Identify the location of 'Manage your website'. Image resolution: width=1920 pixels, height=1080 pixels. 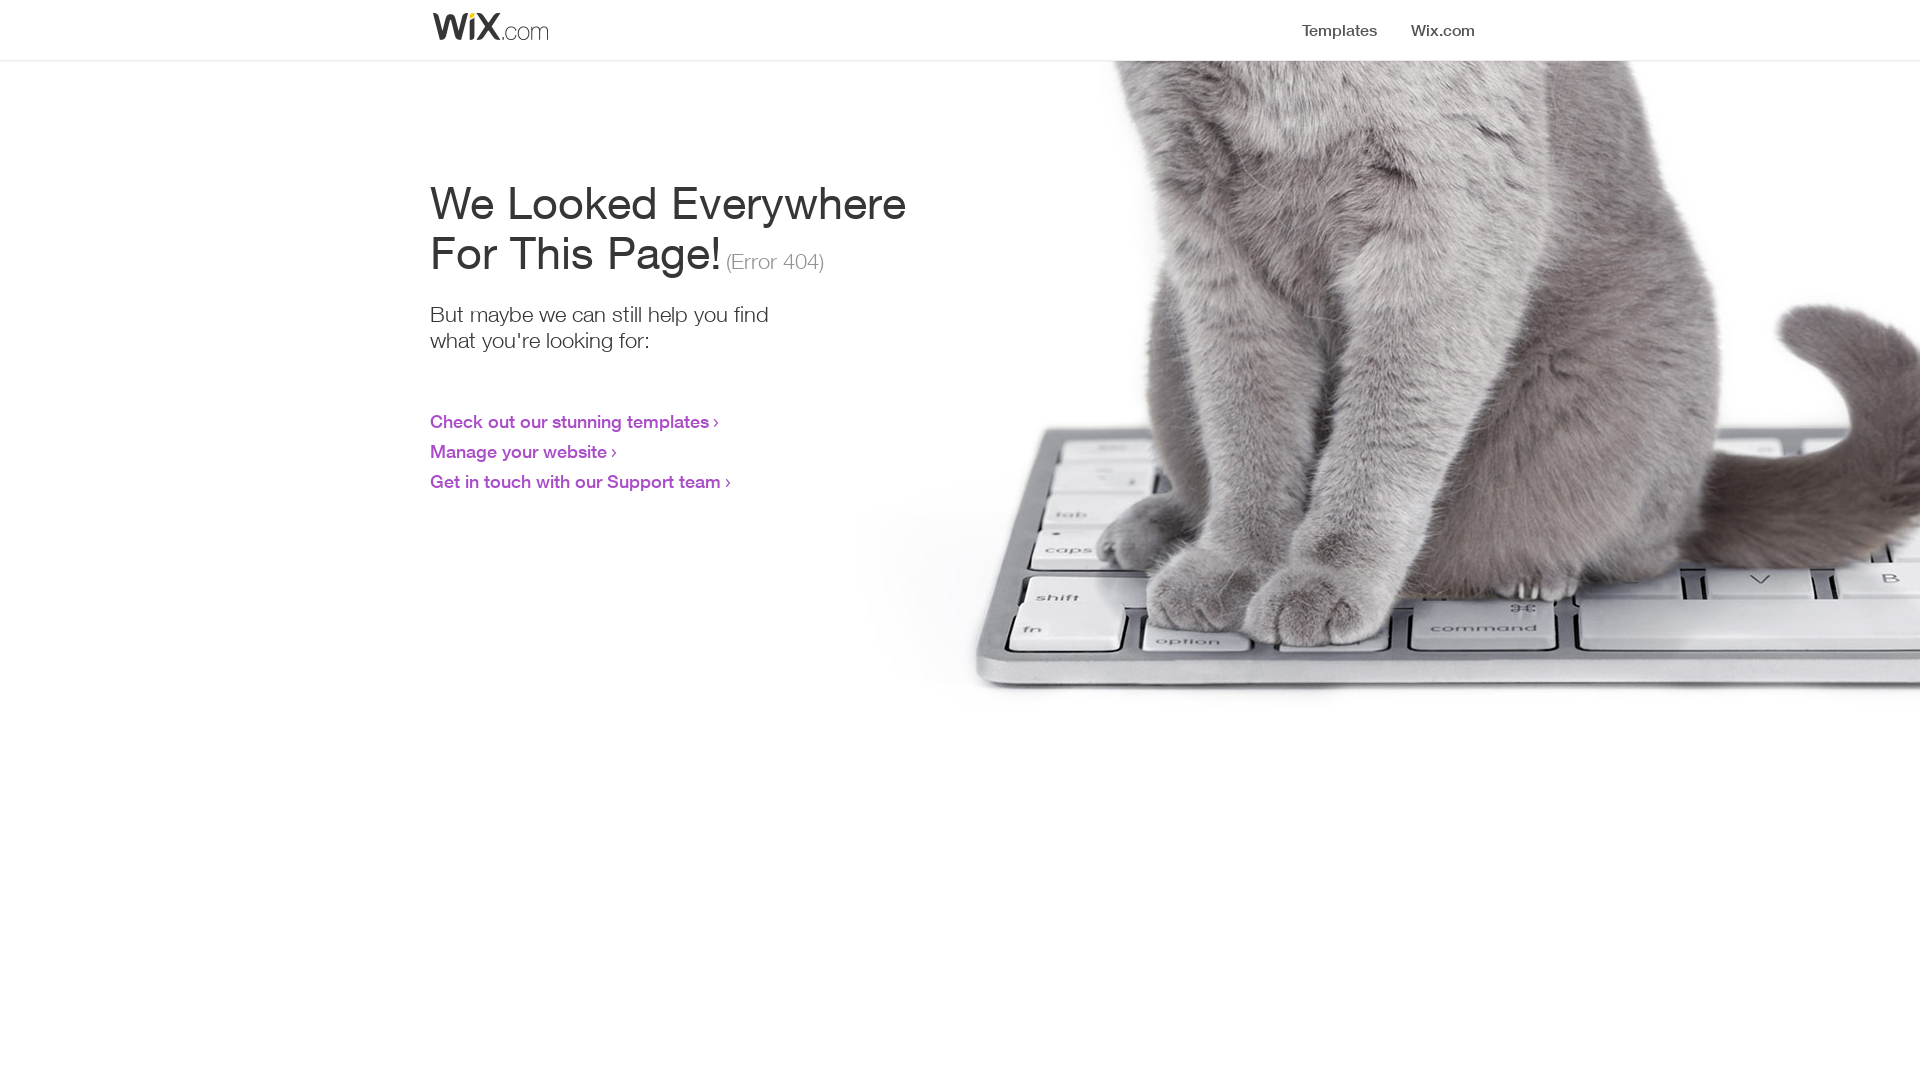
(518, 451).